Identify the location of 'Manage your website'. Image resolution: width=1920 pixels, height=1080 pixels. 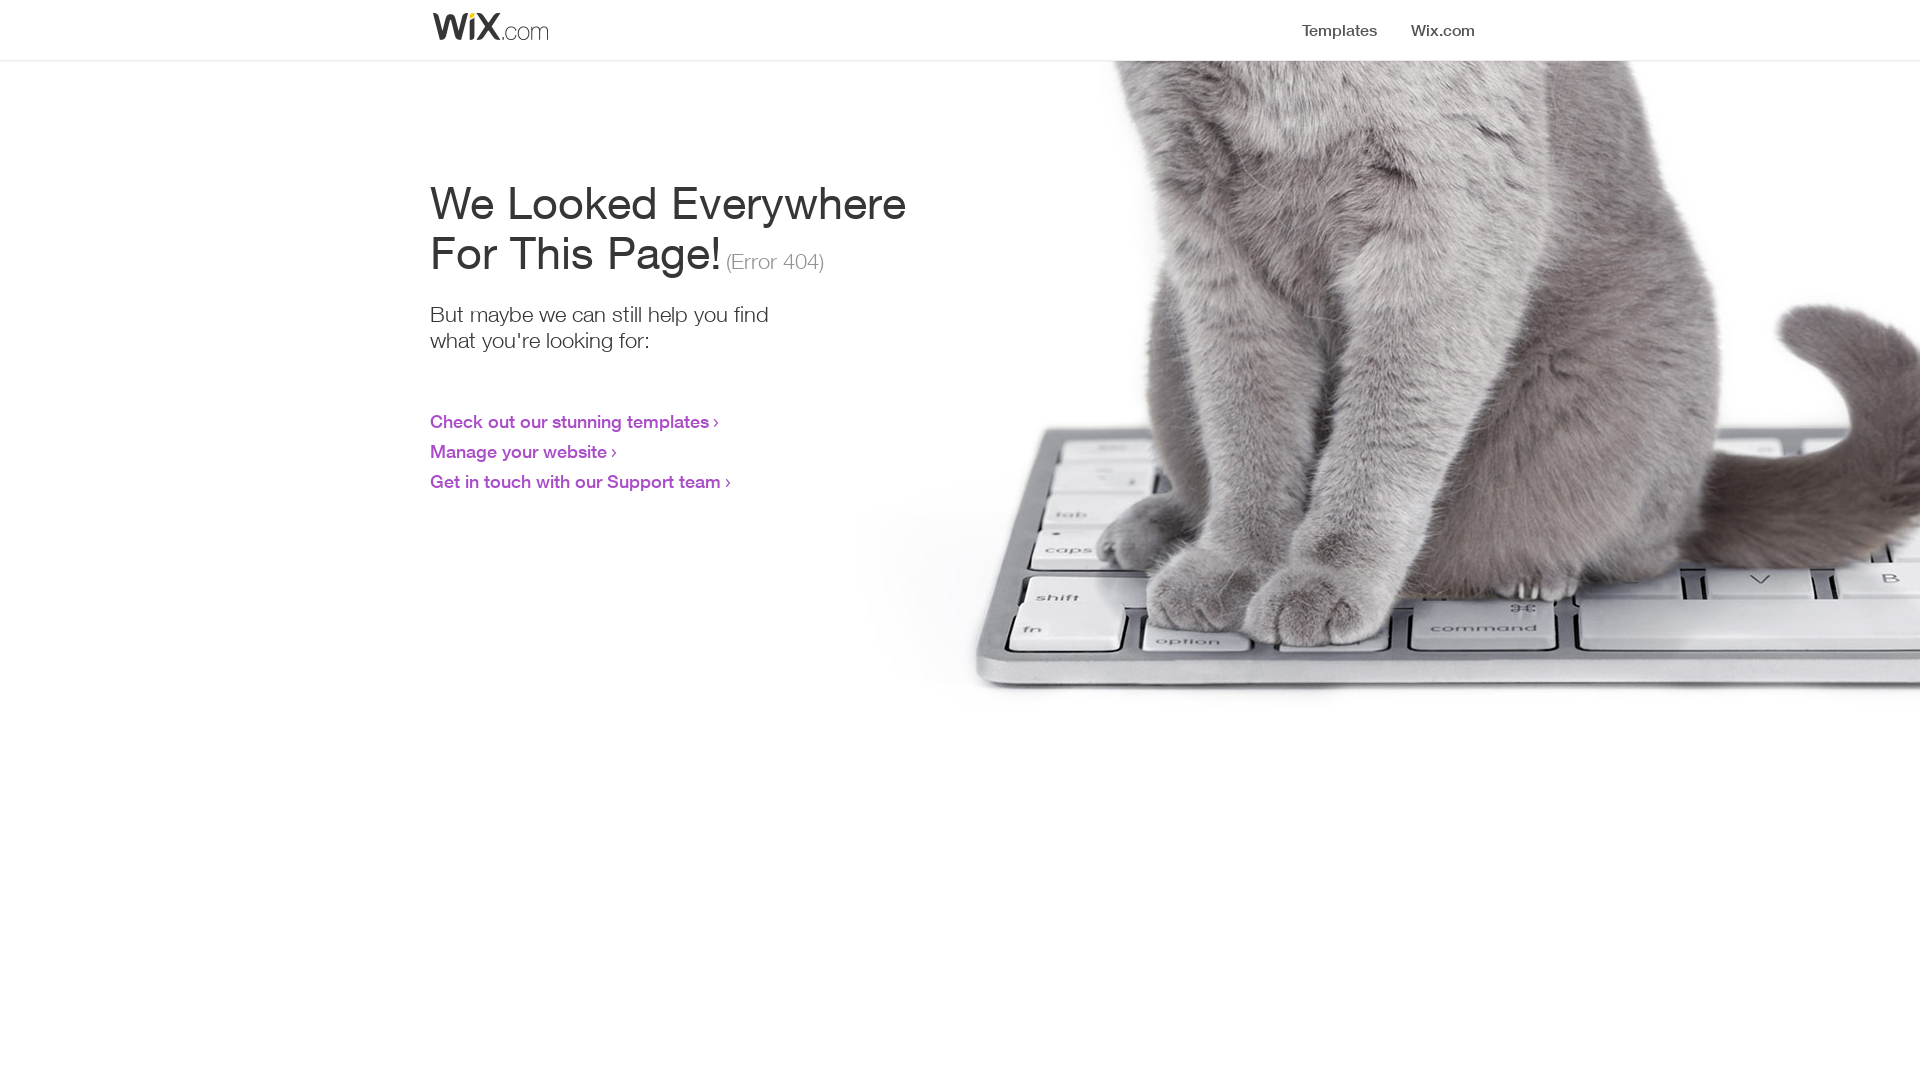
(518, 451).